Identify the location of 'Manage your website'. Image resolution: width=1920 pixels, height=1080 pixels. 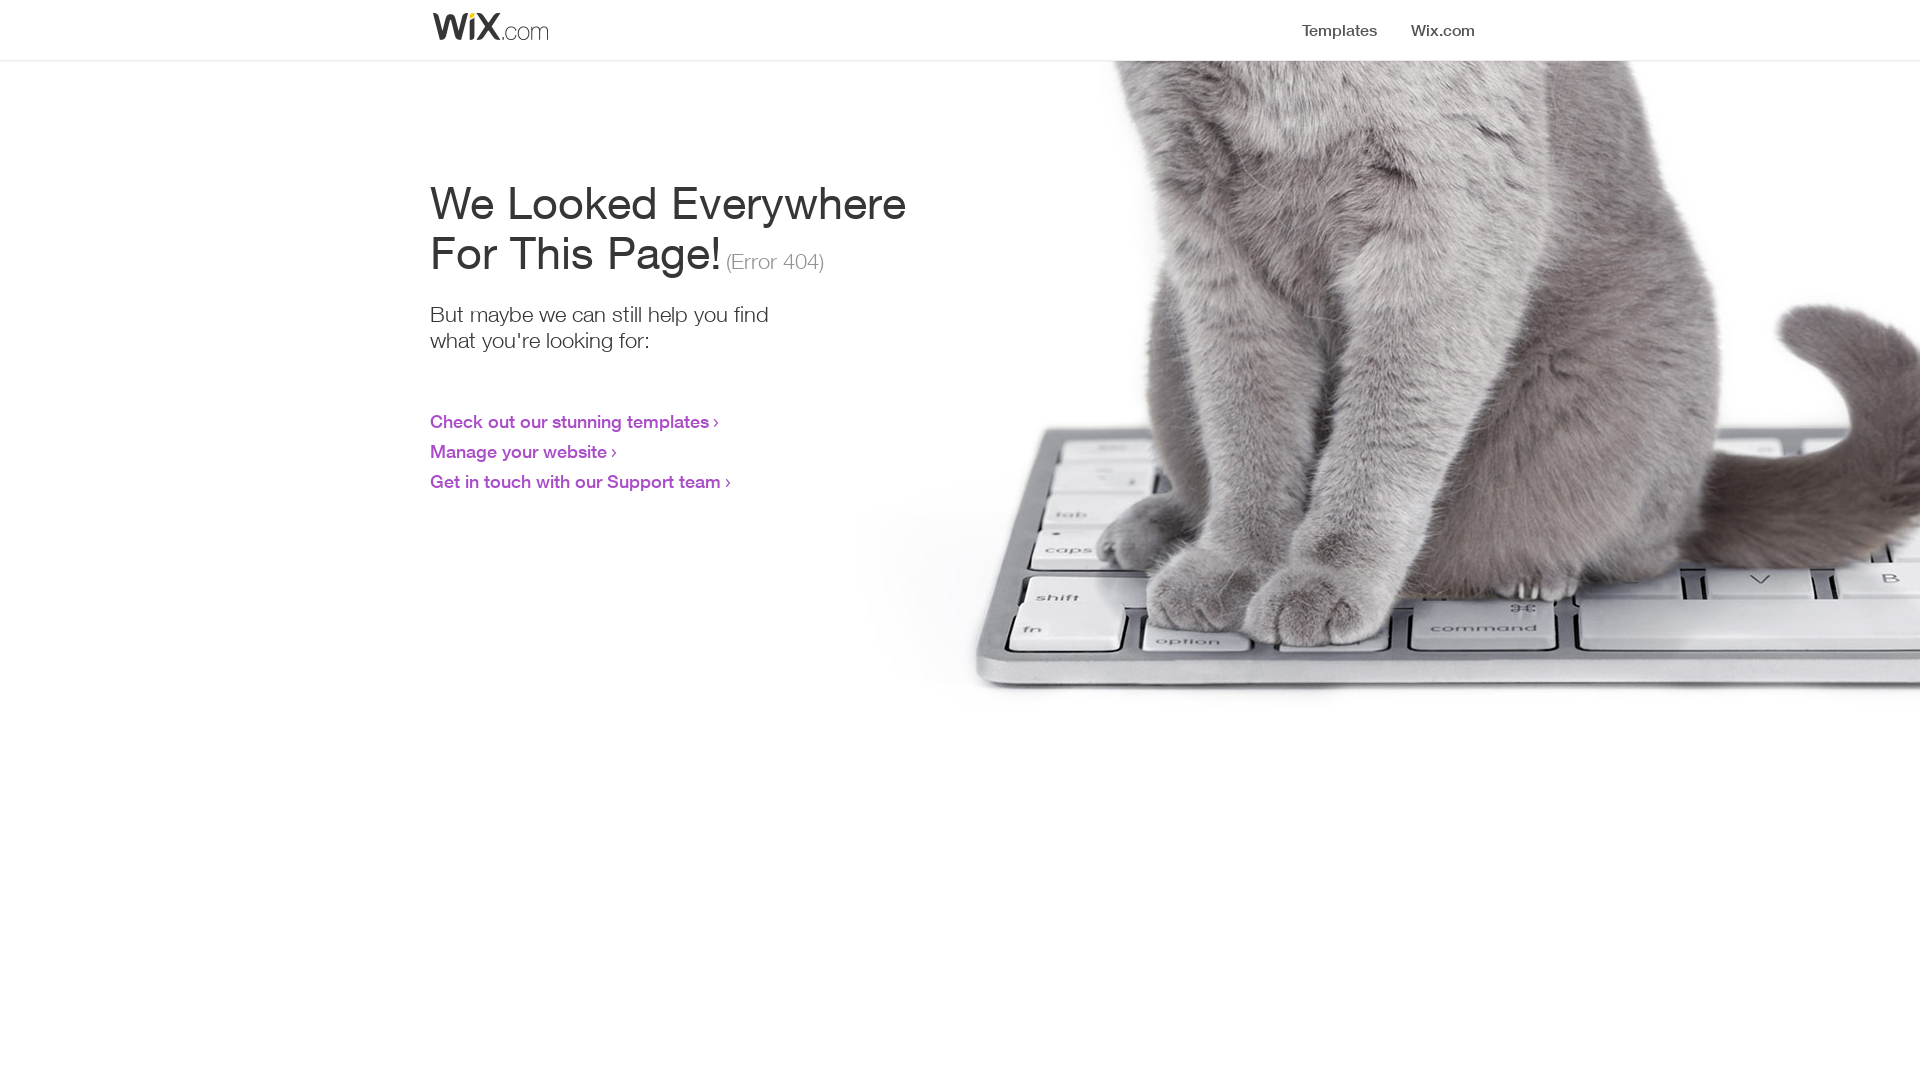
(518, 451).